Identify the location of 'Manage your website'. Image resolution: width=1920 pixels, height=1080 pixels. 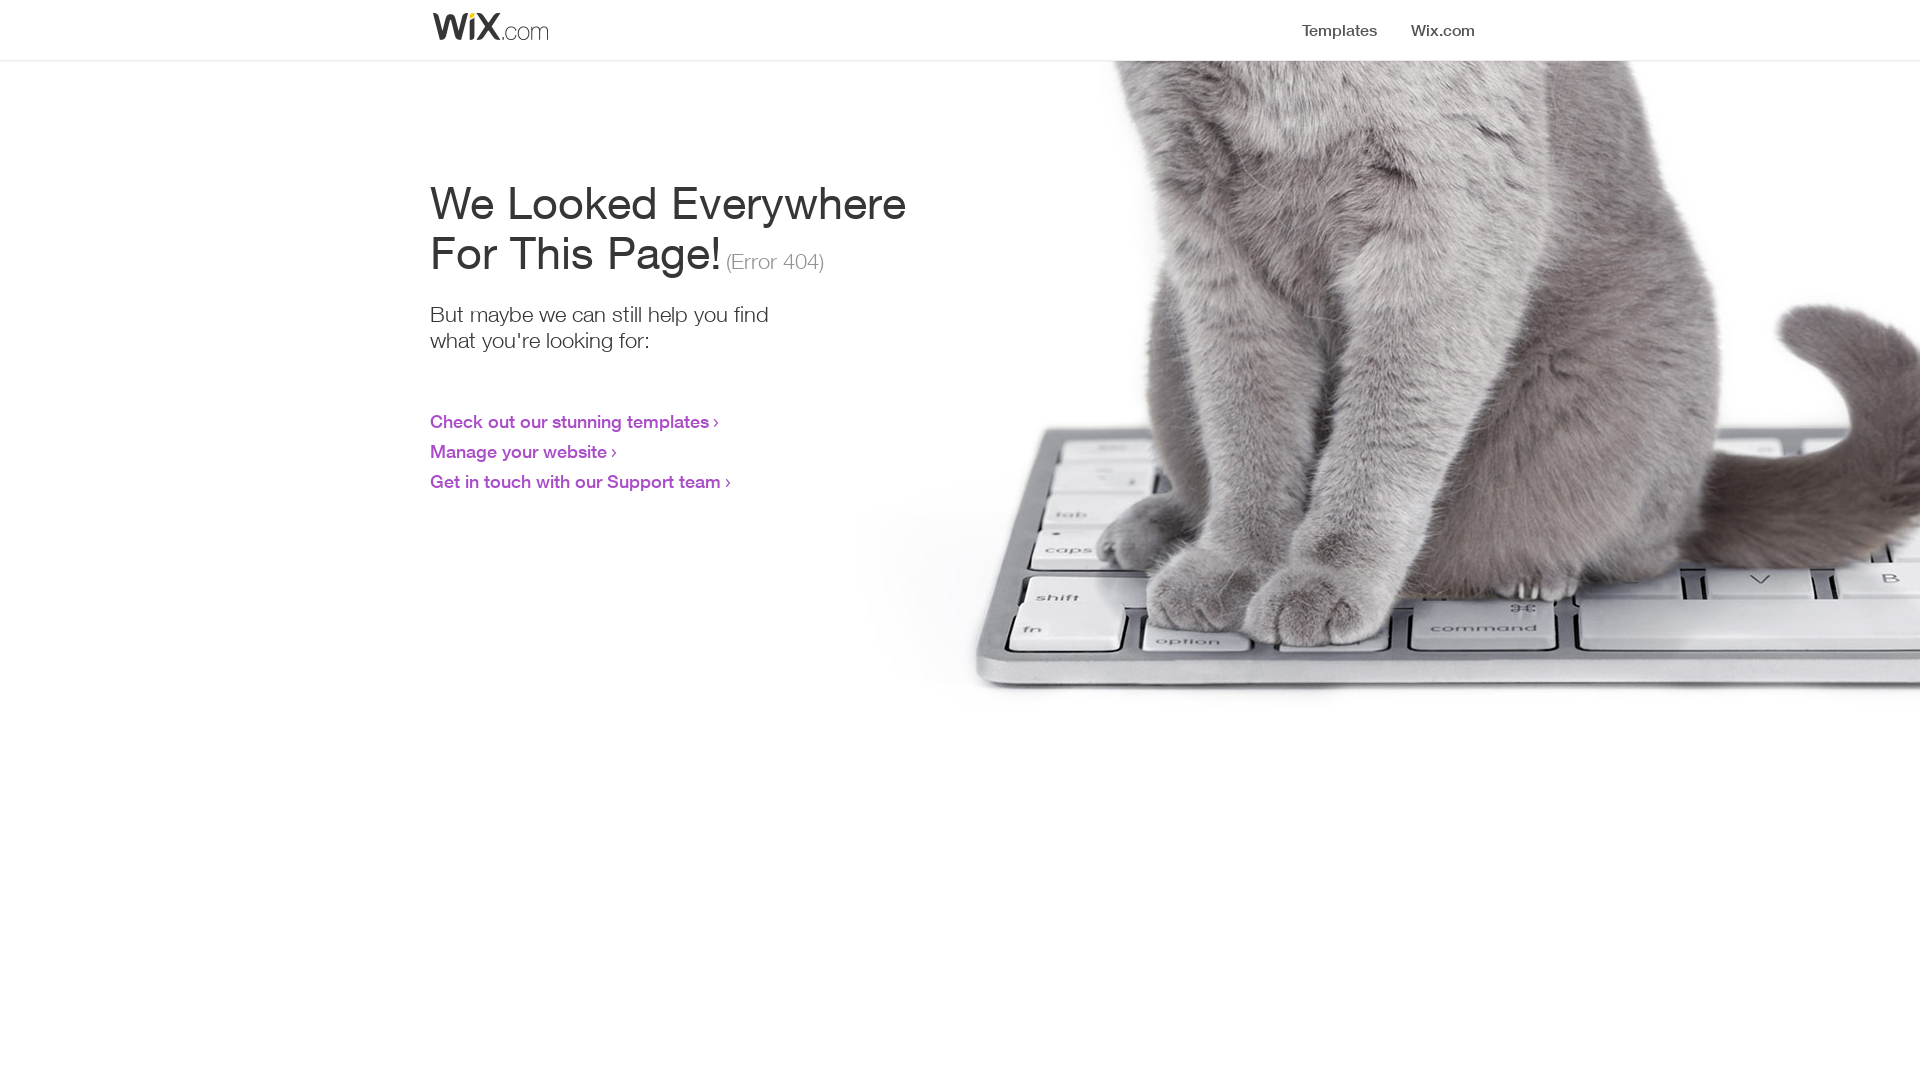
(518, 451).